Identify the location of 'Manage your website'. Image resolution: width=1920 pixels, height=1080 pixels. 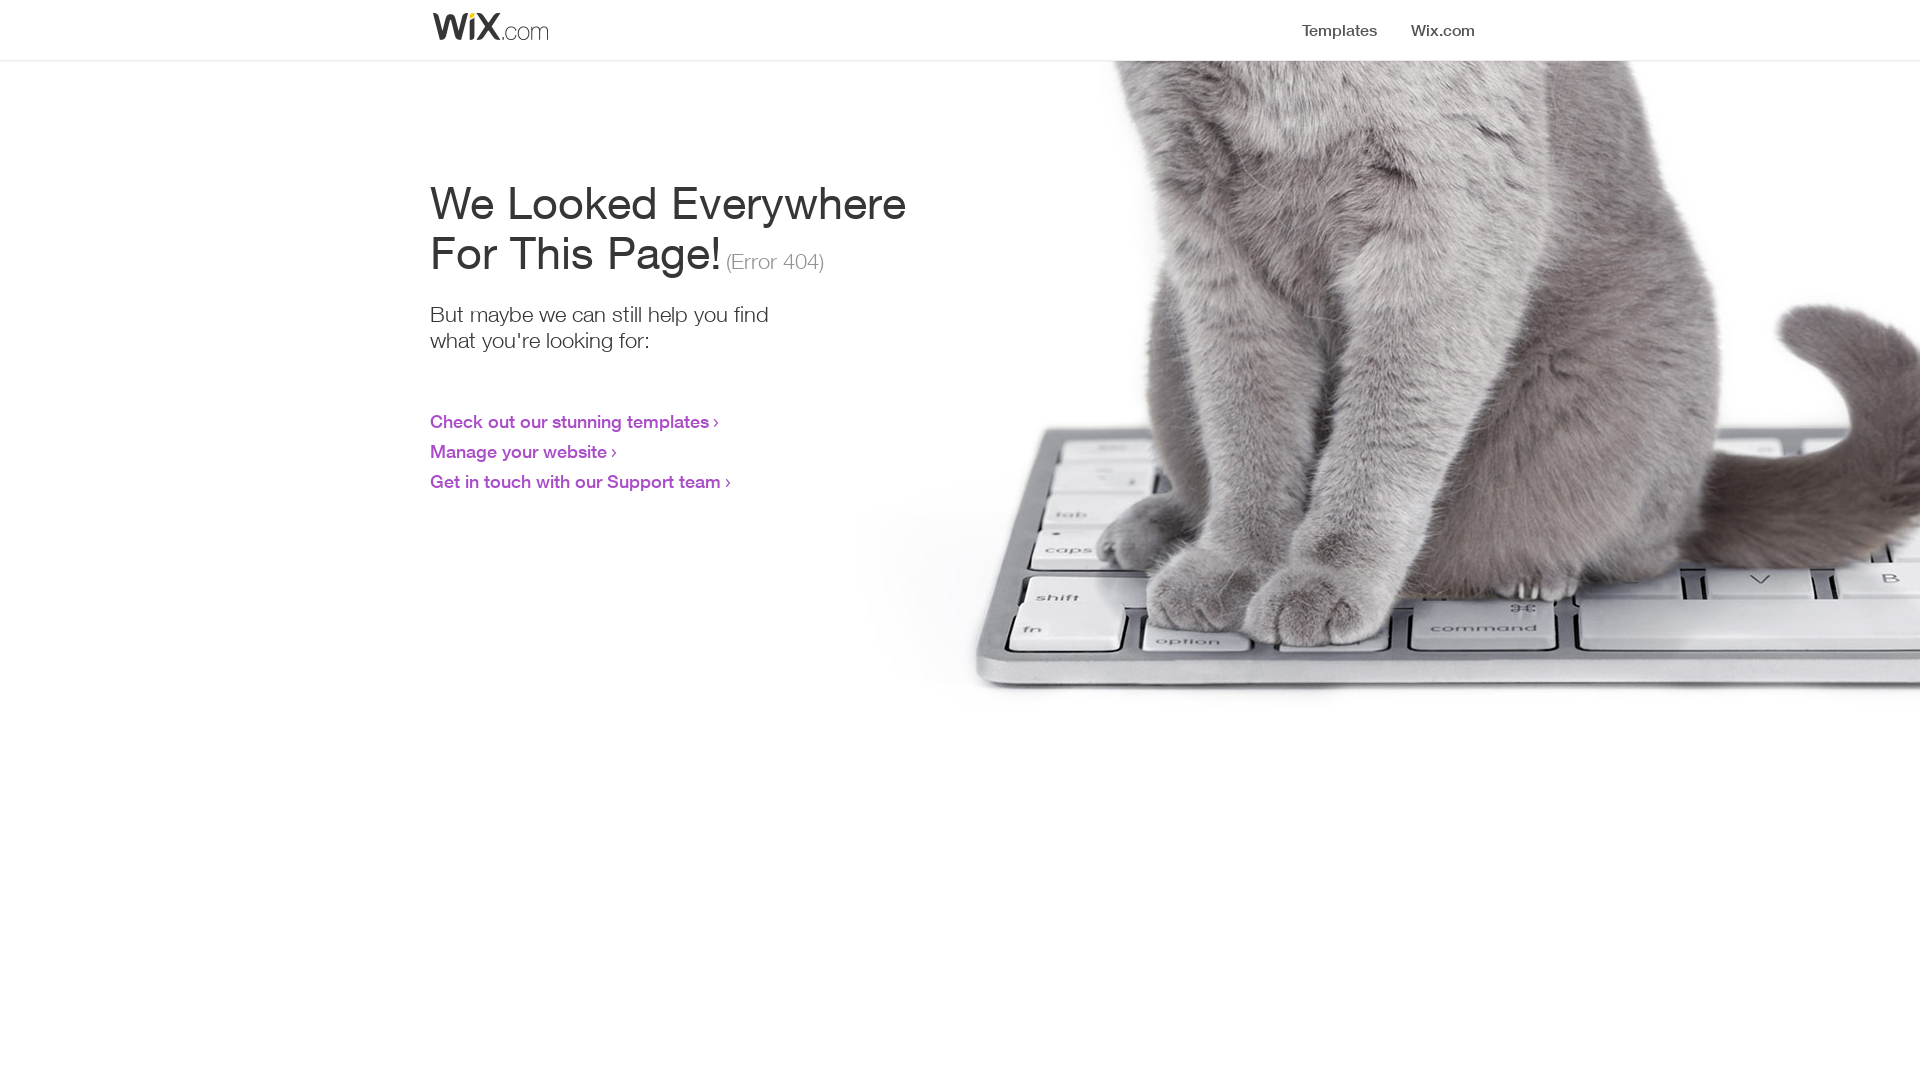
(518, 451).